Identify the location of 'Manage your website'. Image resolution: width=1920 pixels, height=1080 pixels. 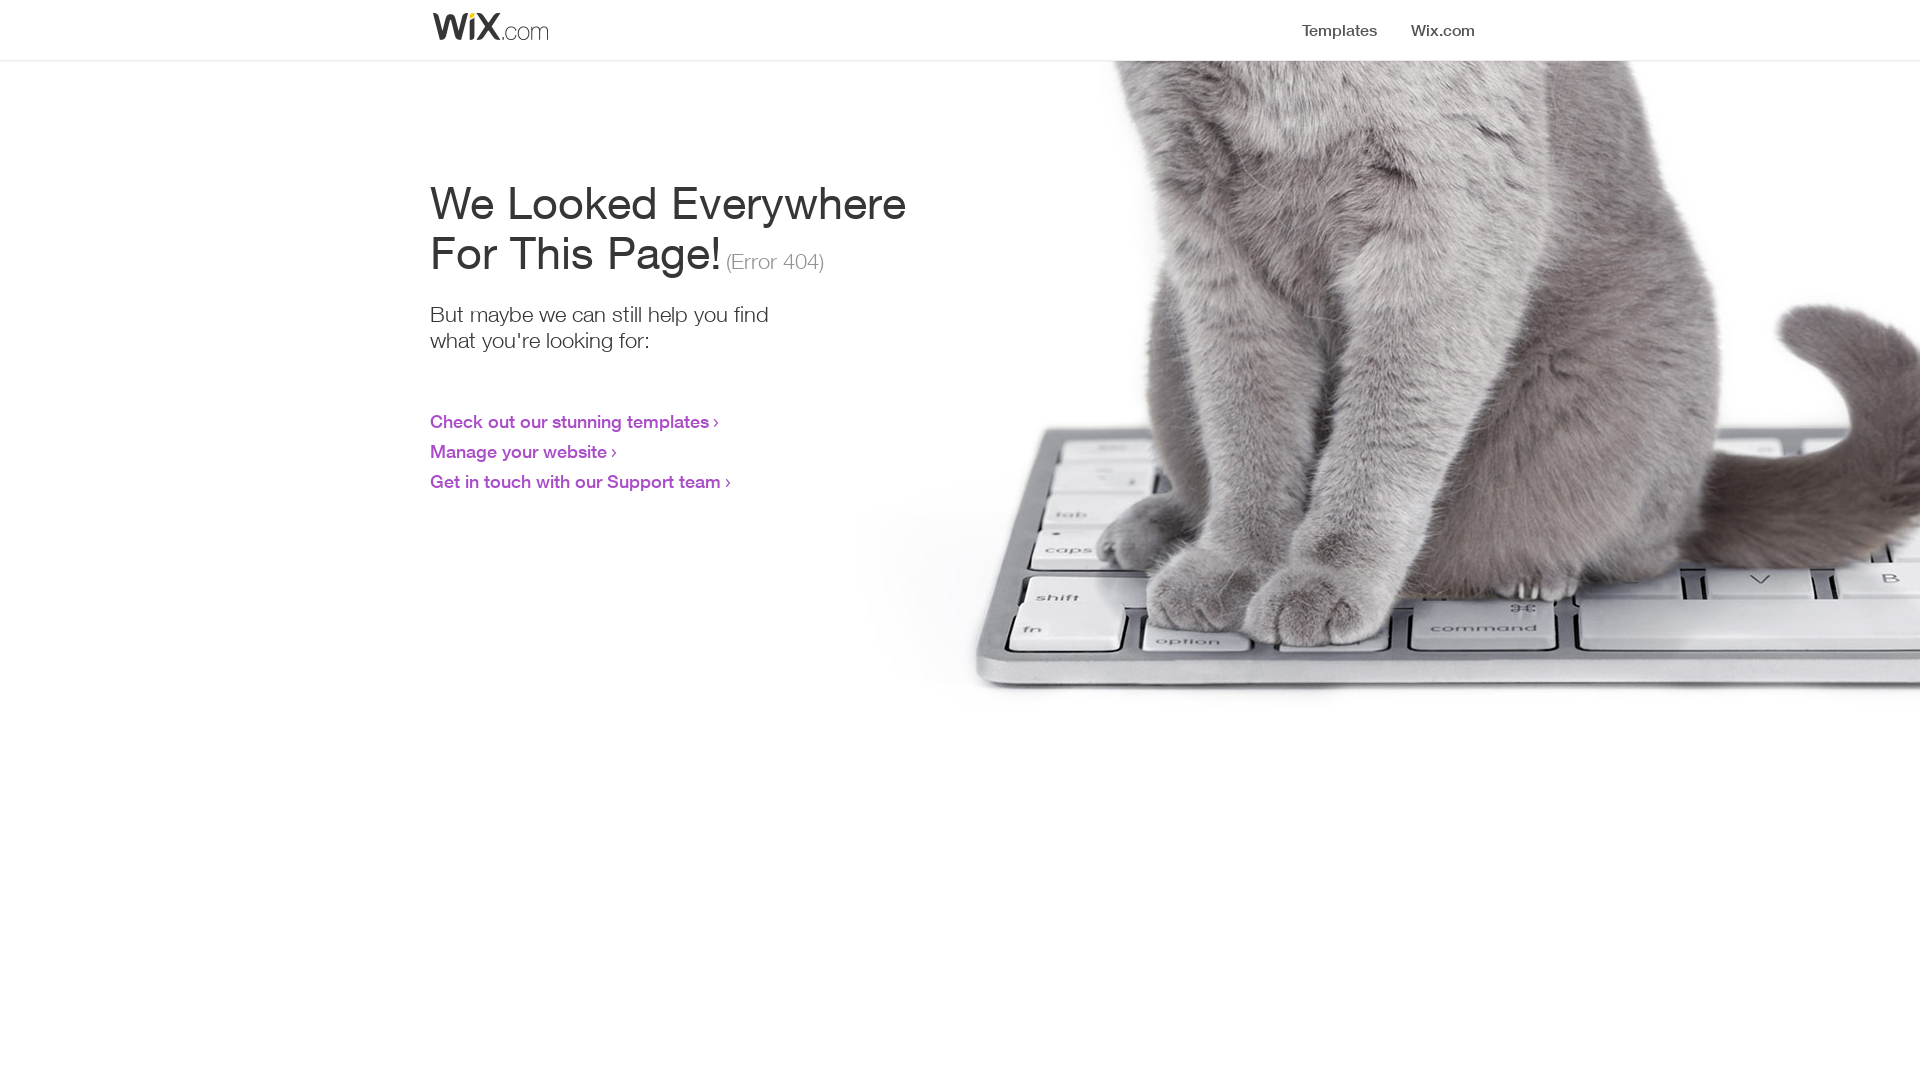
(518, 451).